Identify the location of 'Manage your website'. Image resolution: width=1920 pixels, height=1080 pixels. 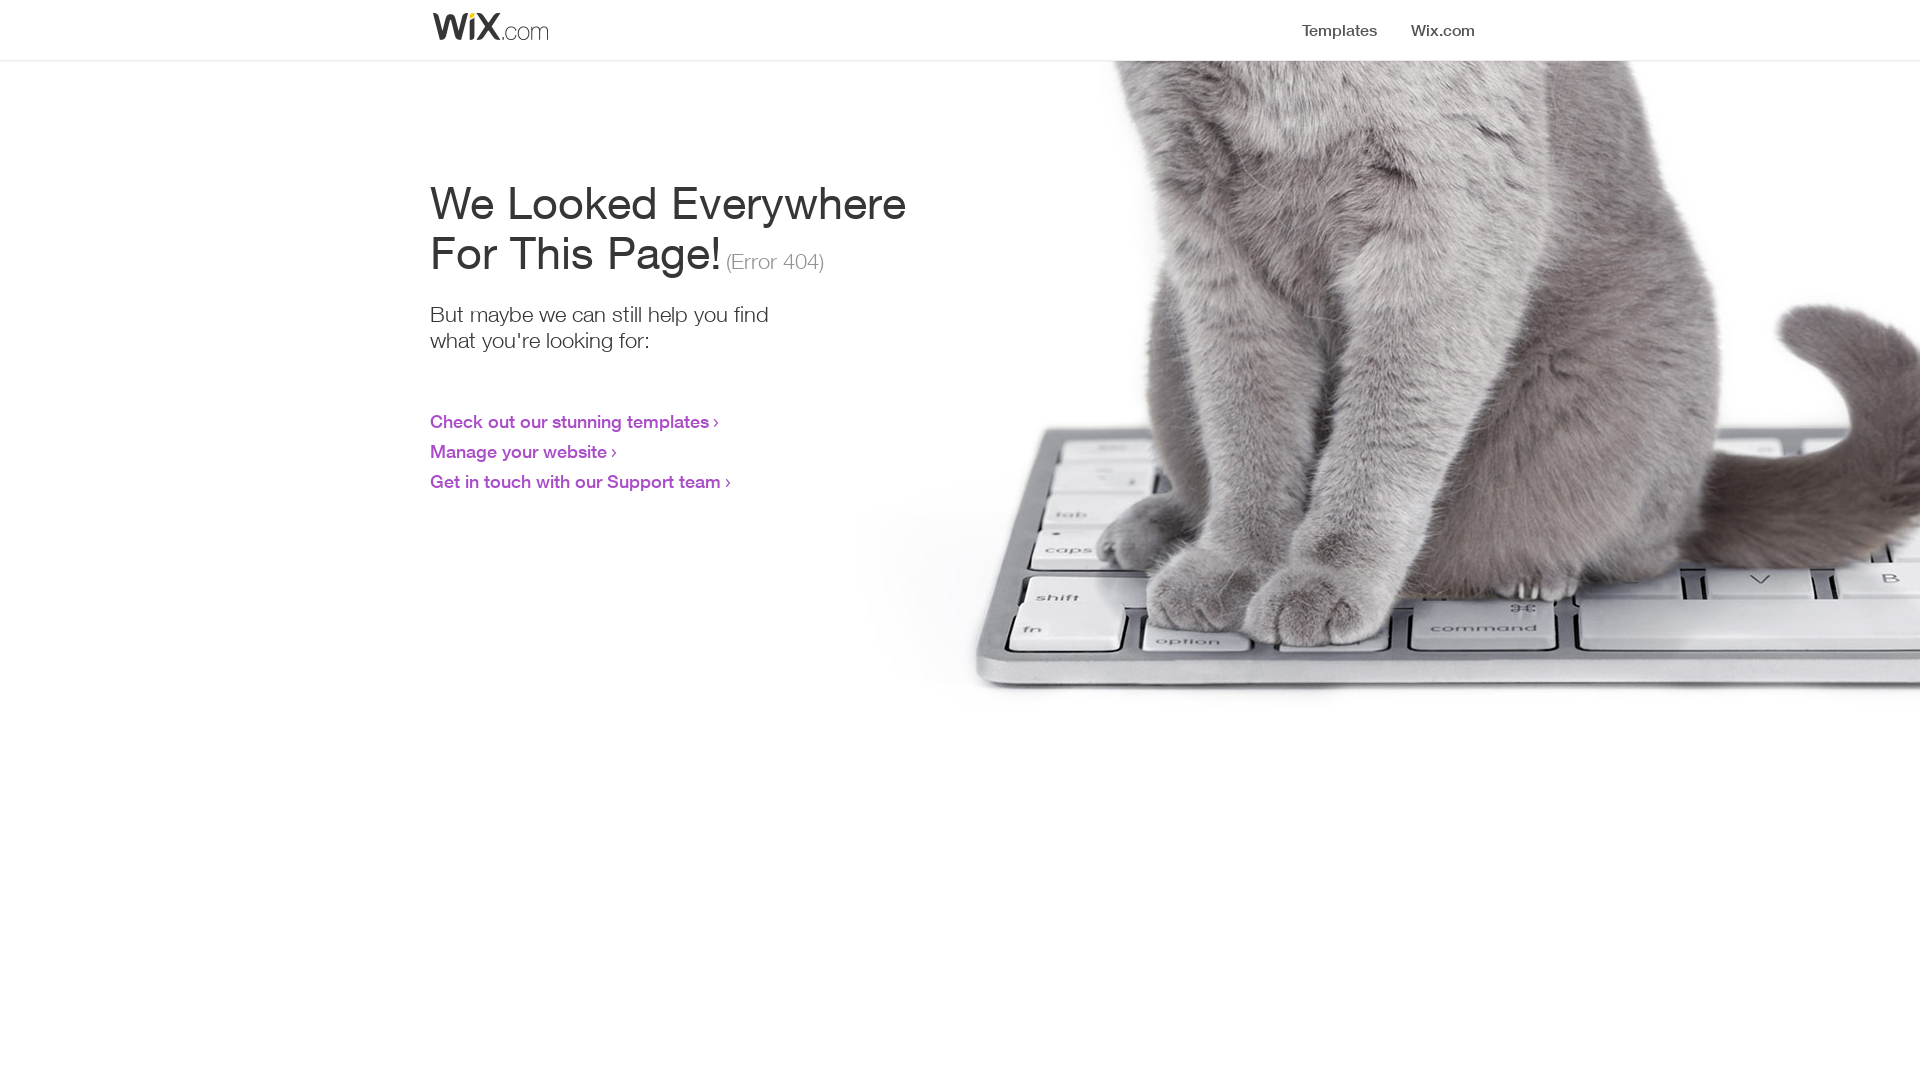
(518, 451).